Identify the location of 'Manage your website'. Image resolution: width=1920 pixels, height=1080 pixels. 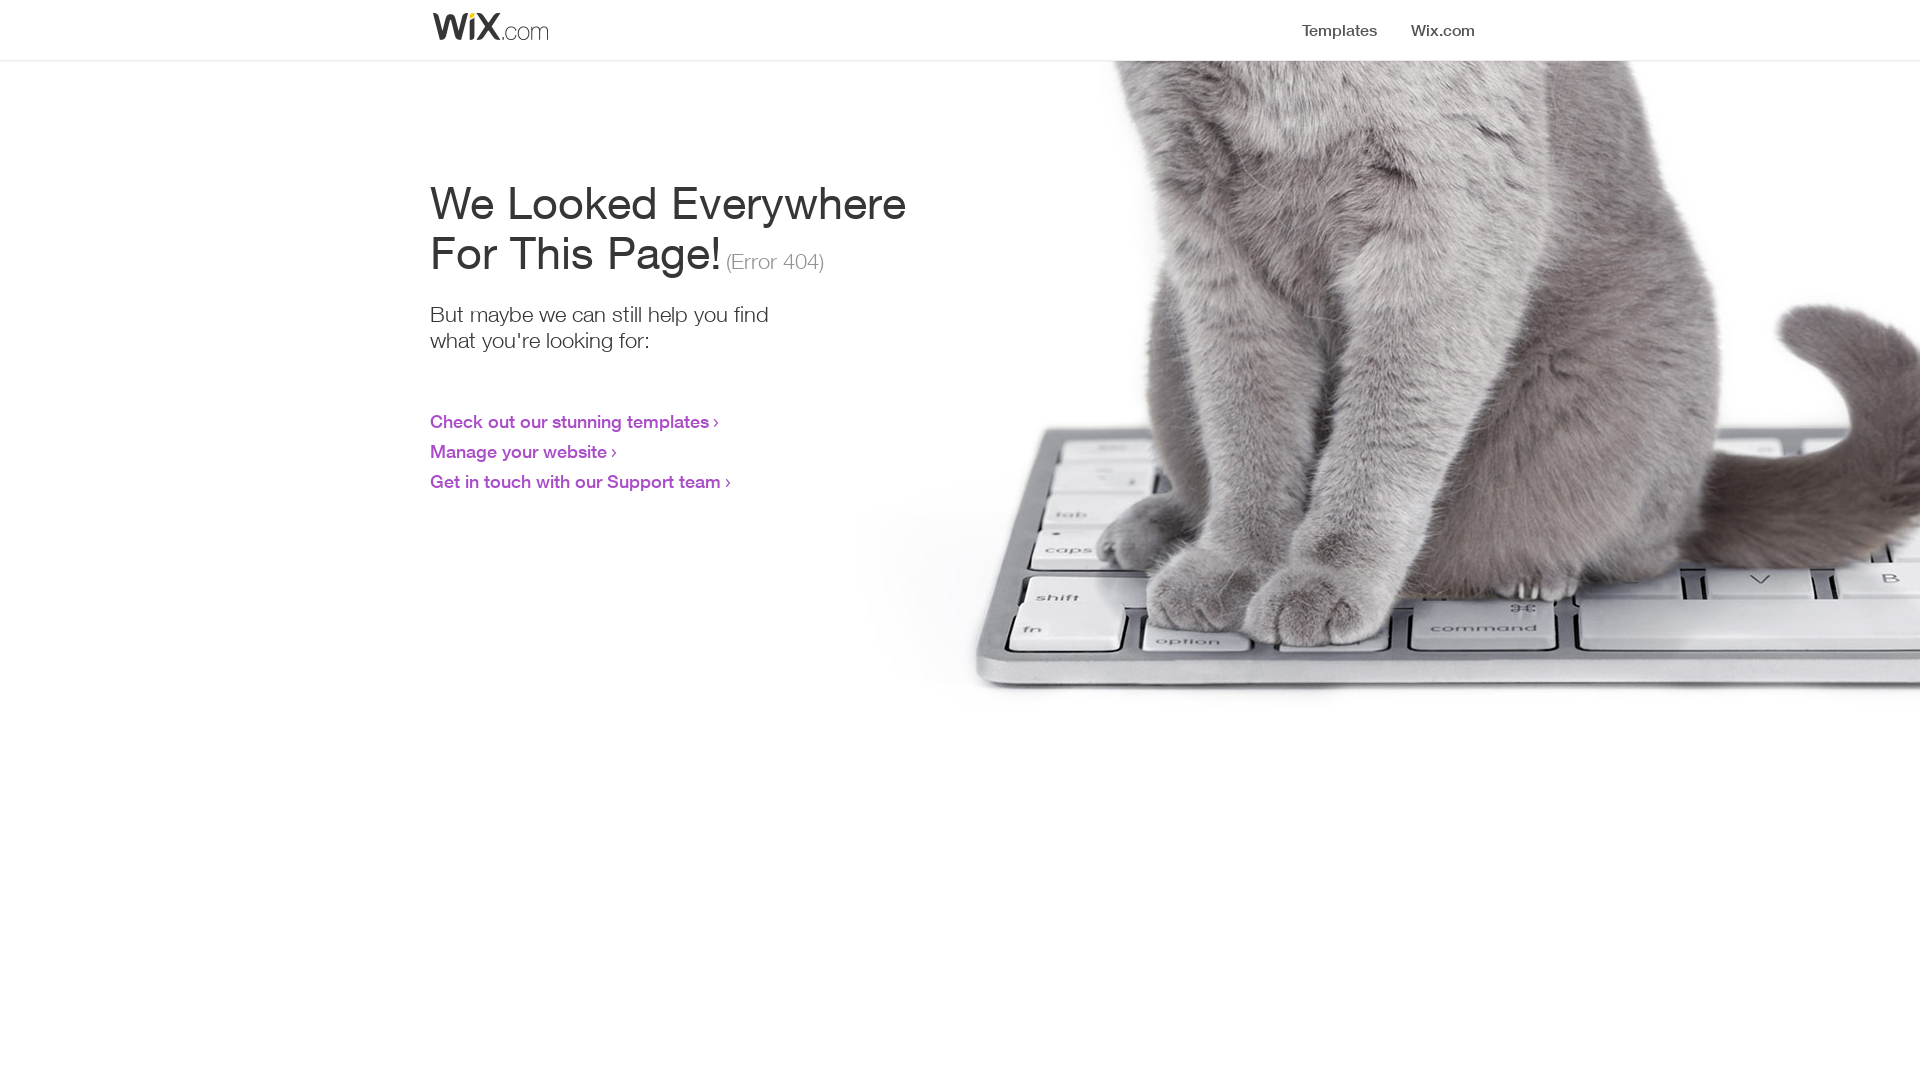
(518, 451).